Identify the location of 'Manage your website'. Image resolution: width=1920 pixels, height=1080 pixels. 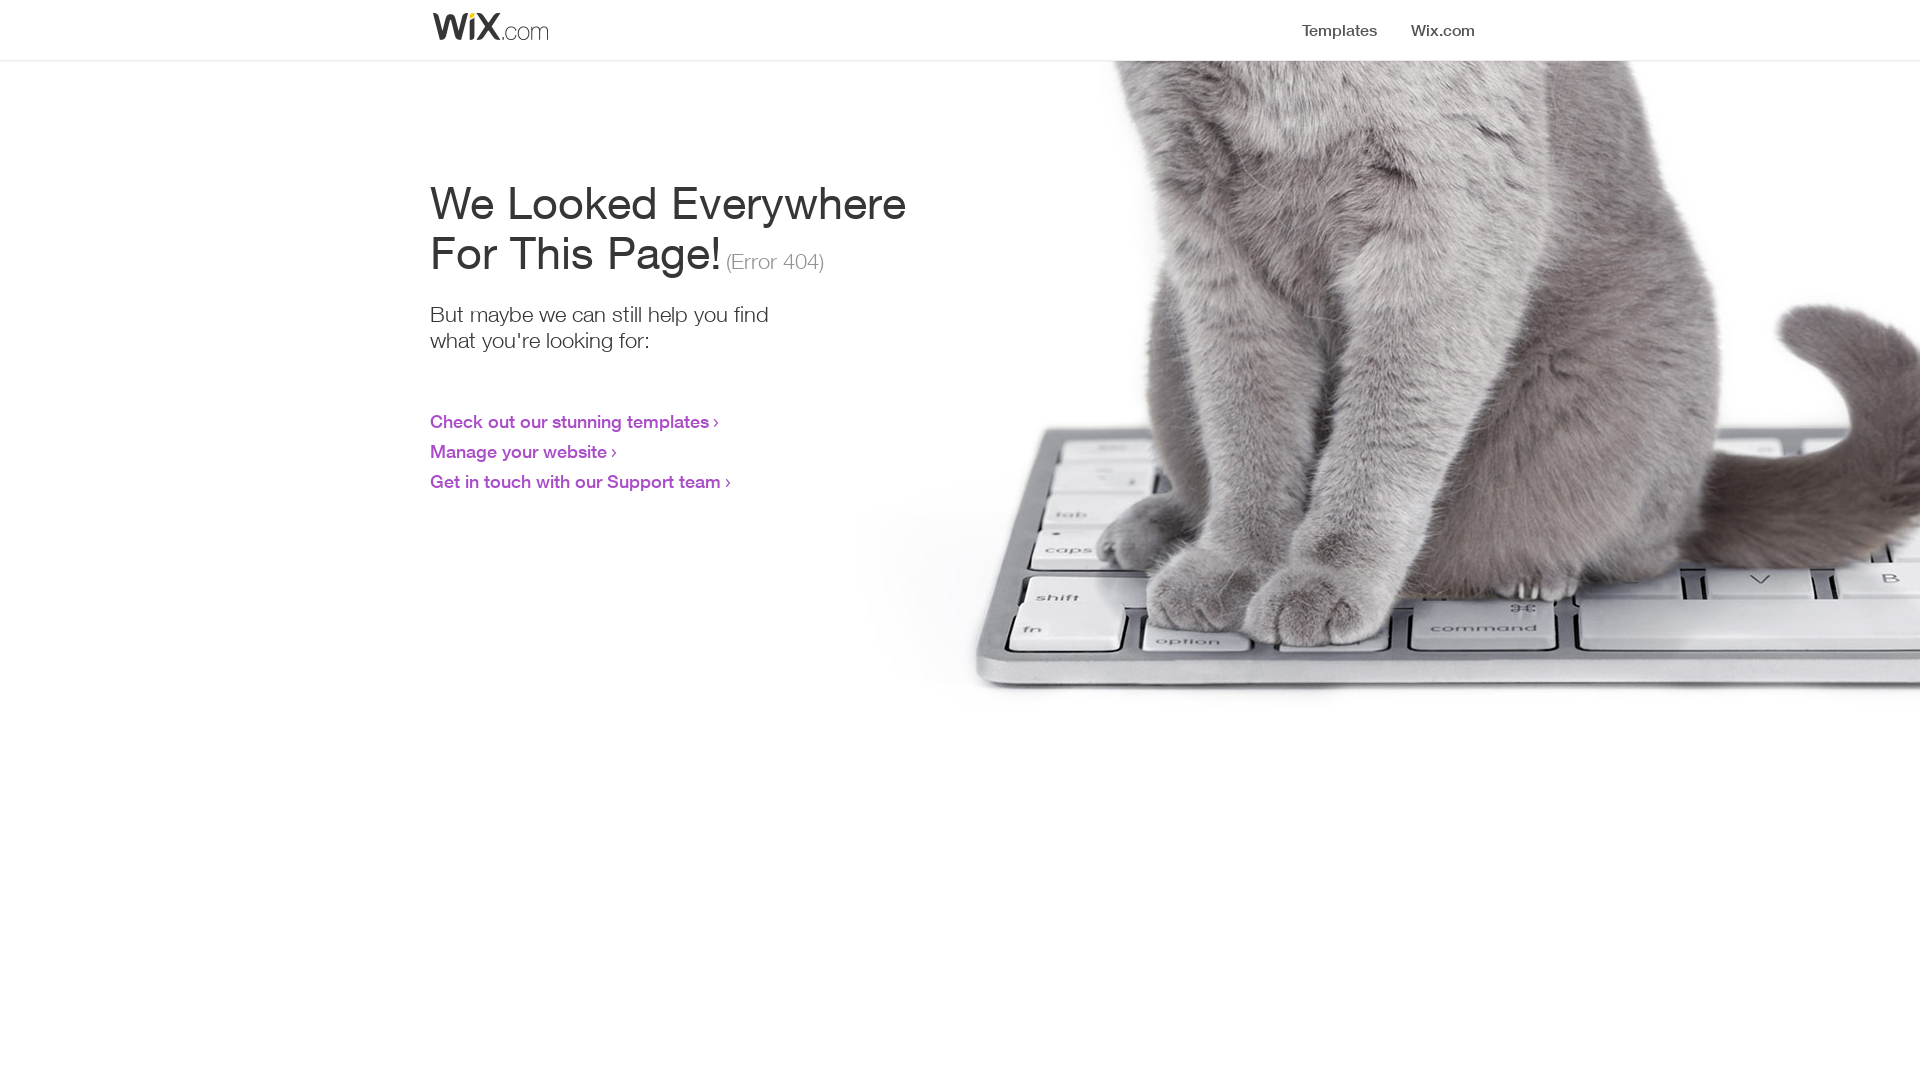
(518, 451).